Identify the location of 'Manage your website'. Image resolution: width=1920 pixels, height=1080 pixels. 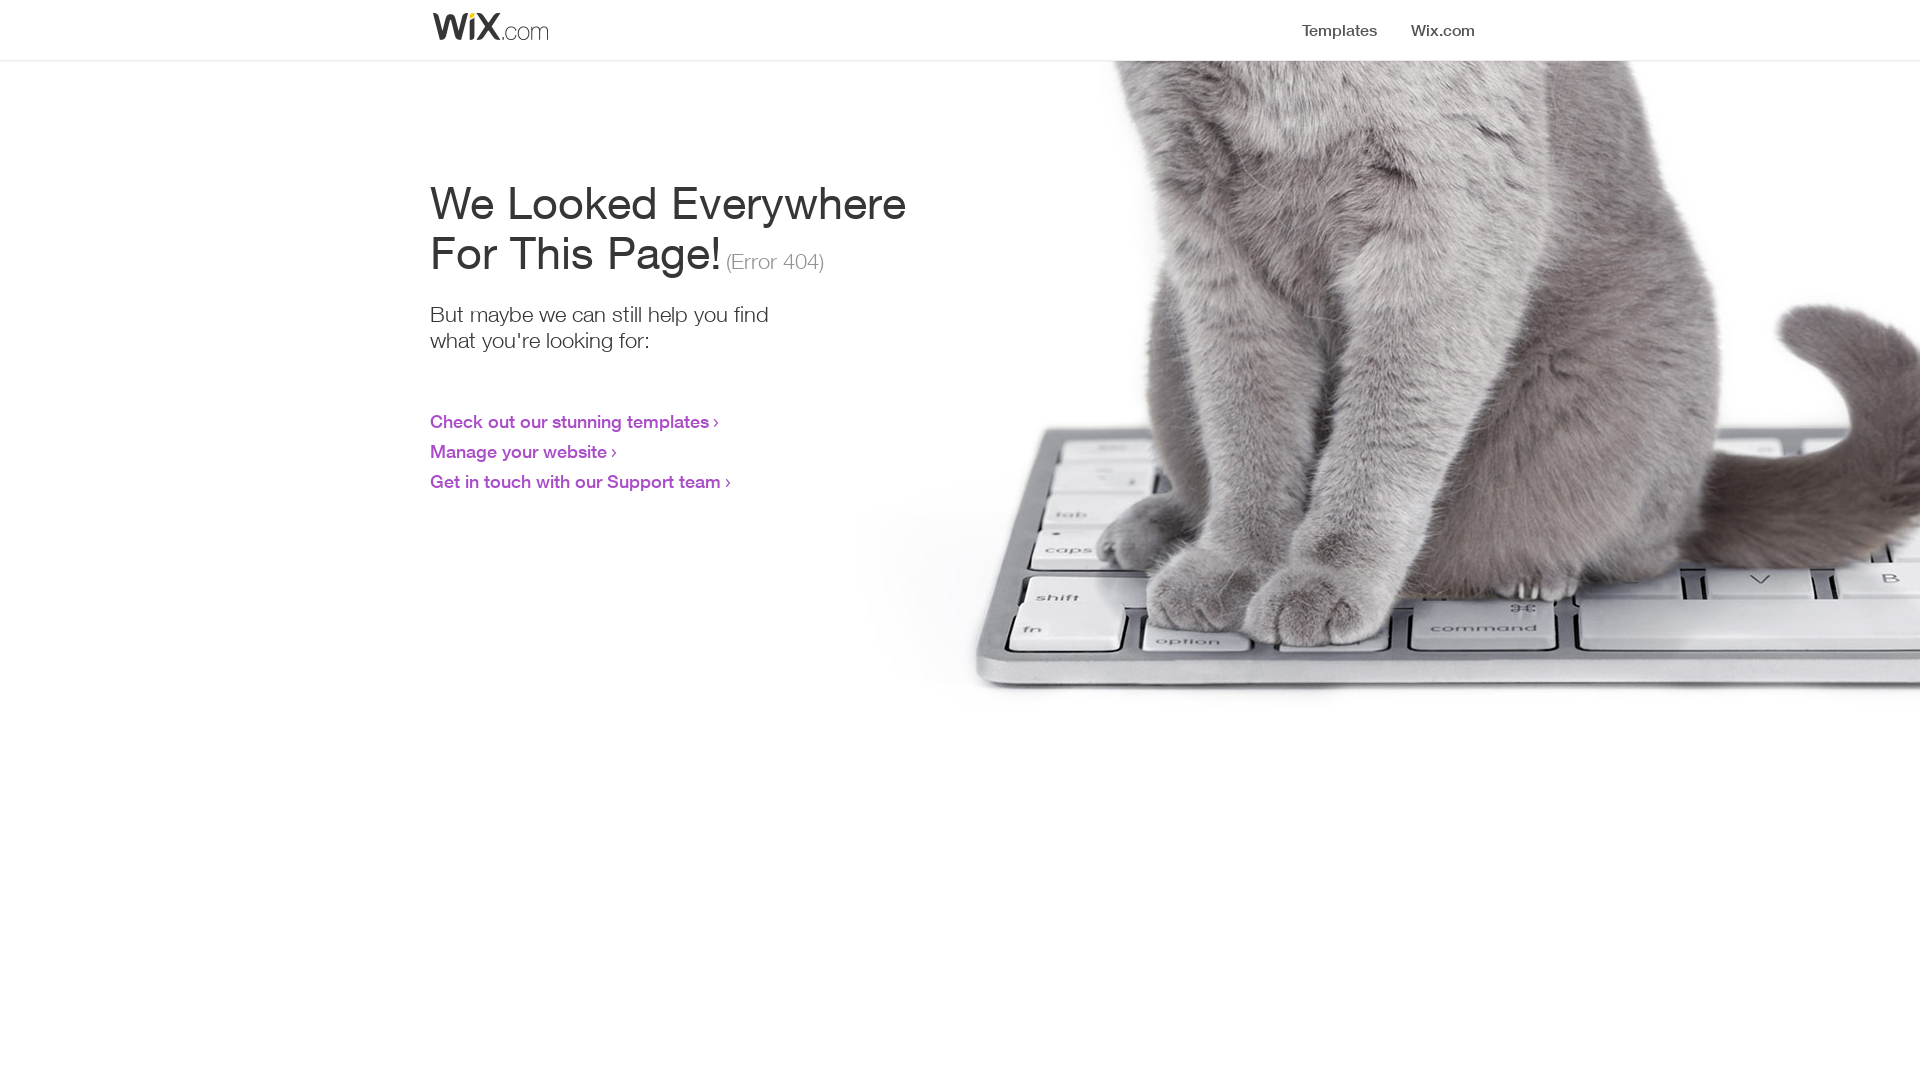
(518, 451).